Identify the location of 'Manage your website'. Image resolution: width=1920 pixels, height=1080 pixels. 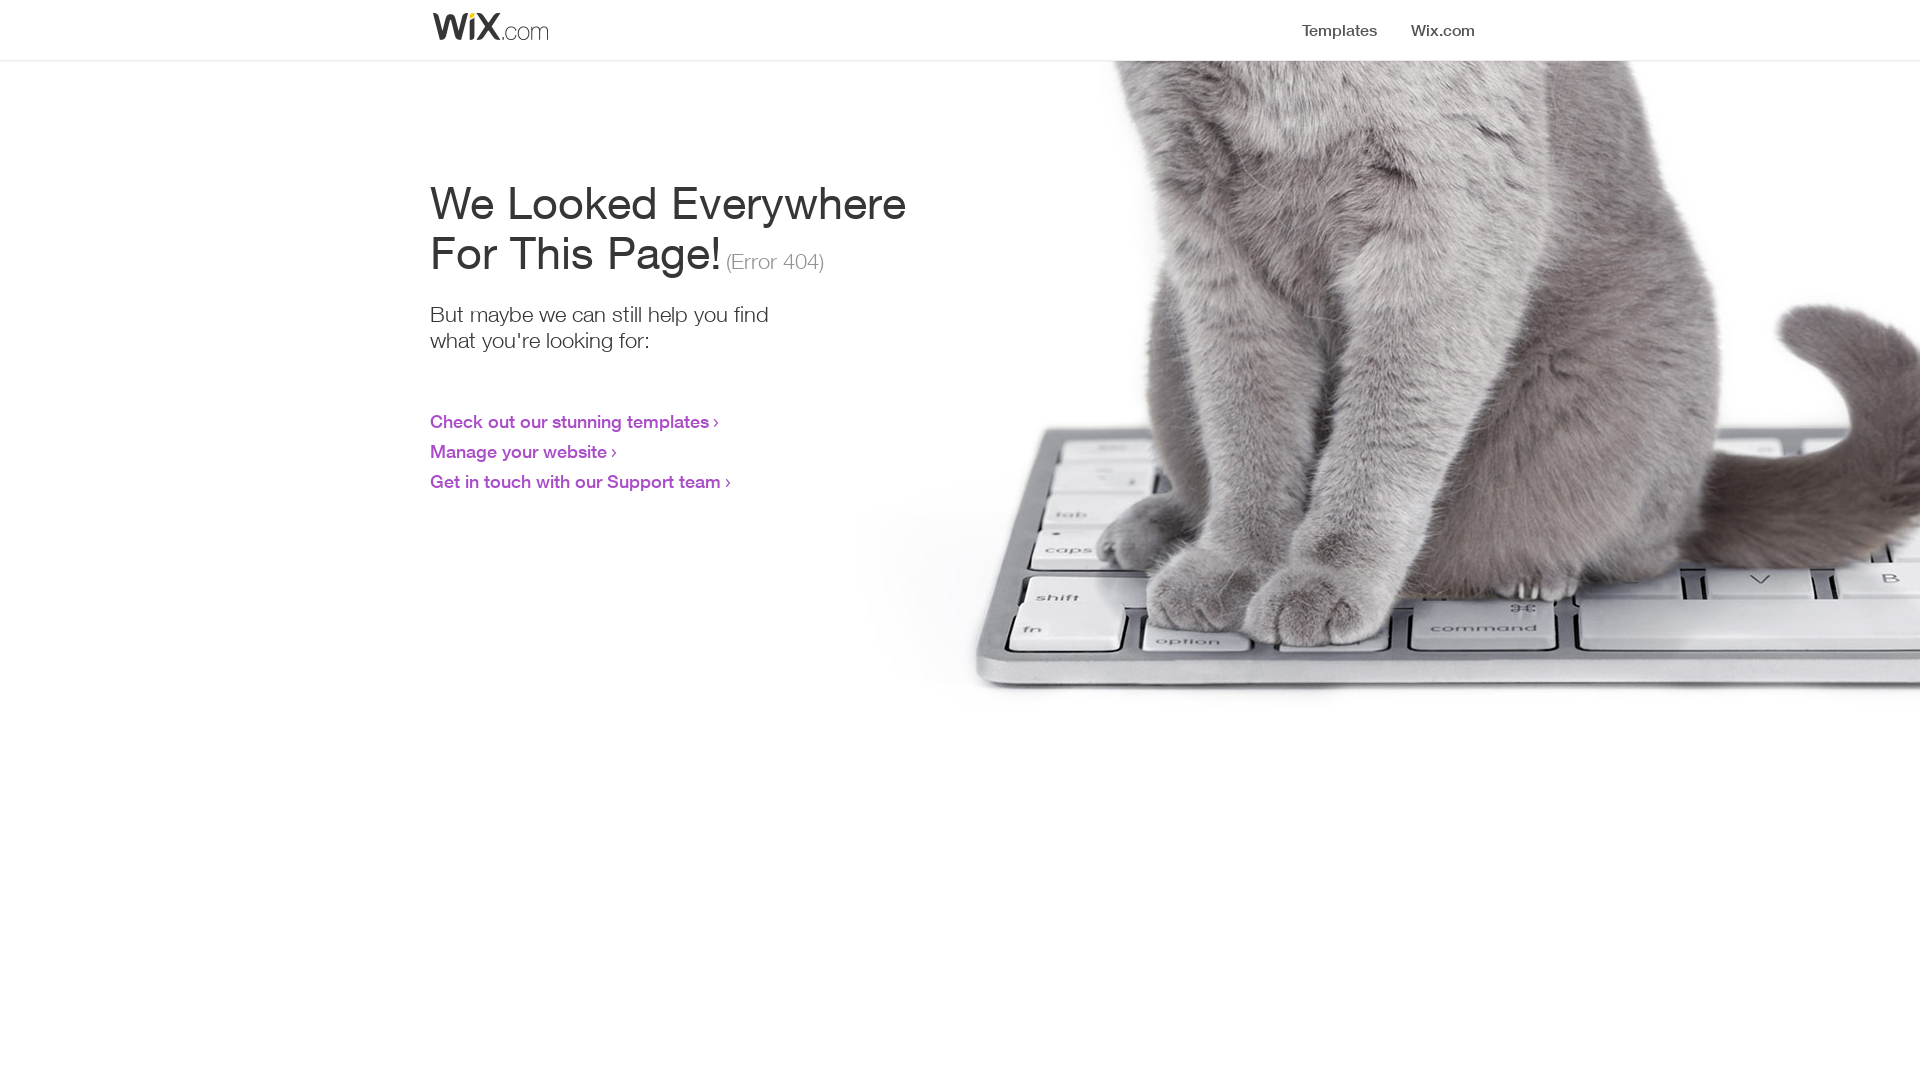
(518, 451).